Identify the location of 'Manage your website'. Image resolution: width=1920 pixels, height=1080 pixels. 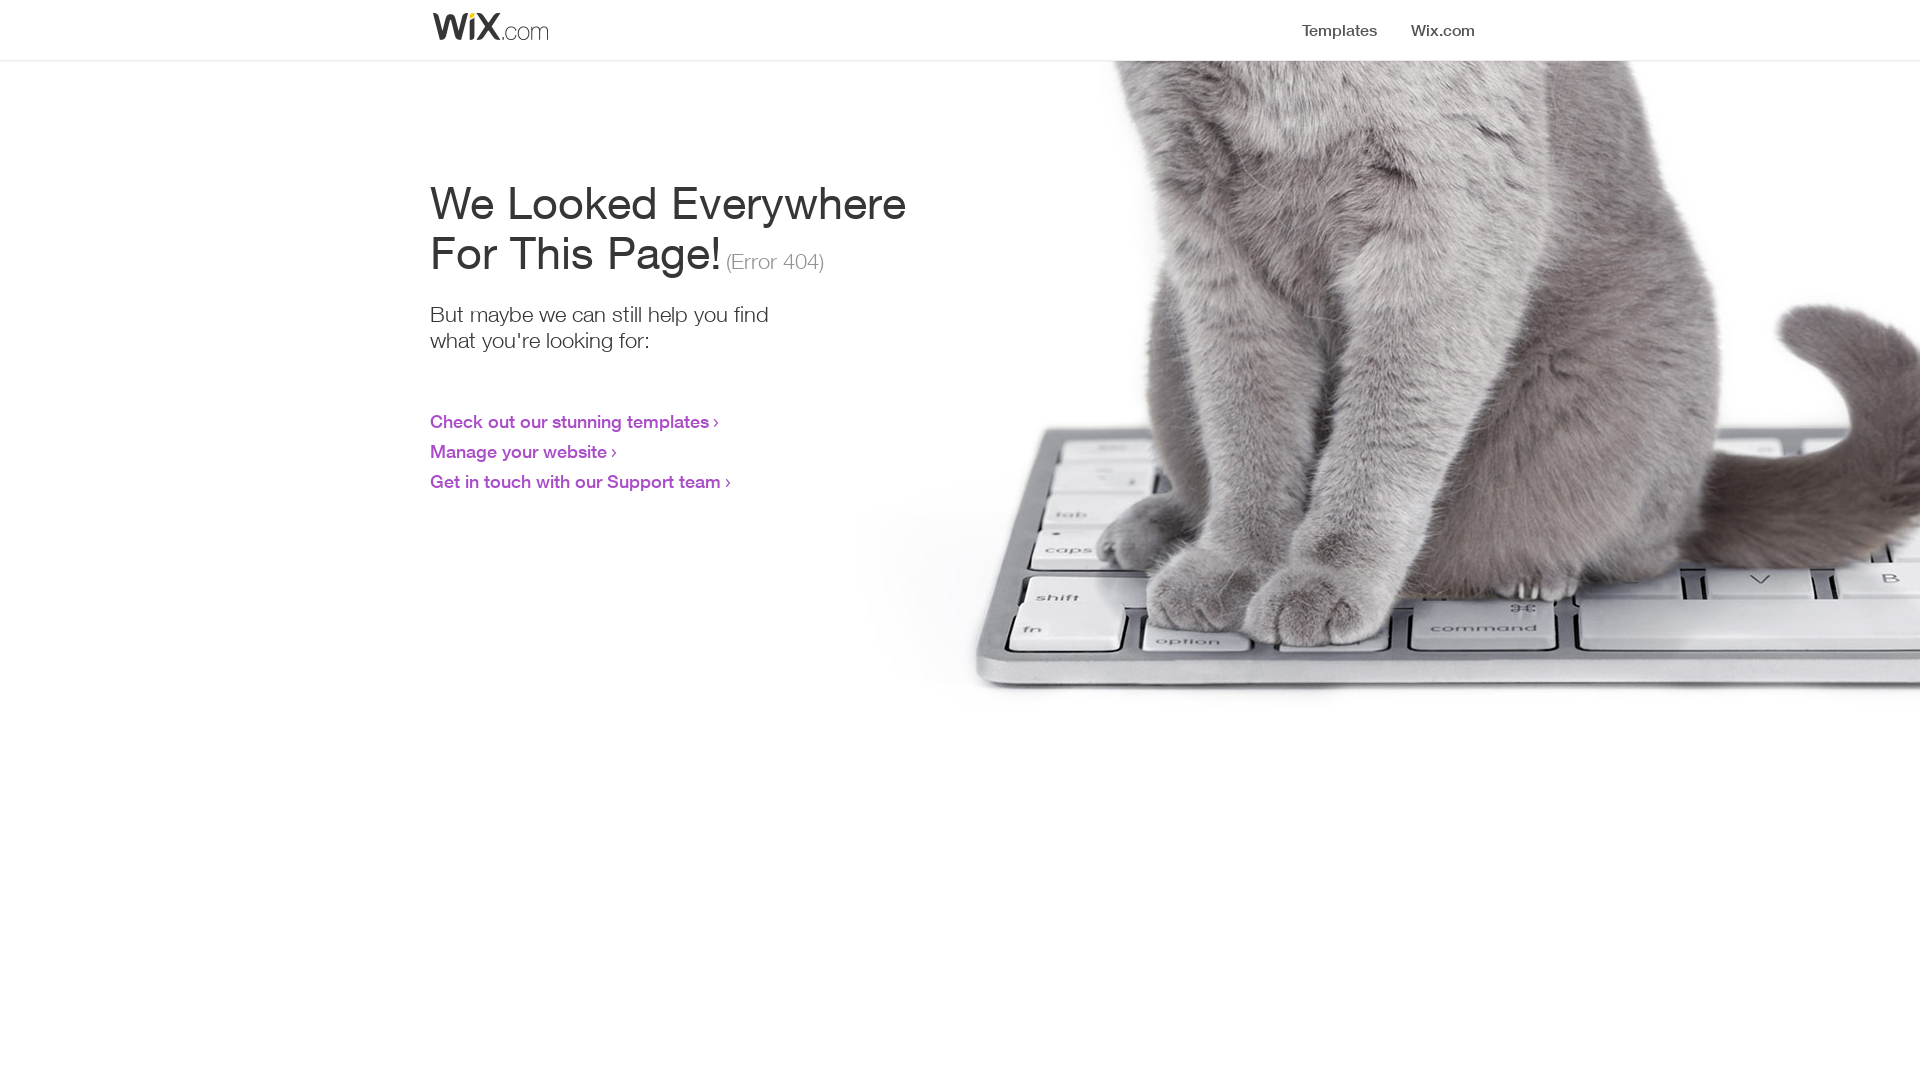
(518, 451).